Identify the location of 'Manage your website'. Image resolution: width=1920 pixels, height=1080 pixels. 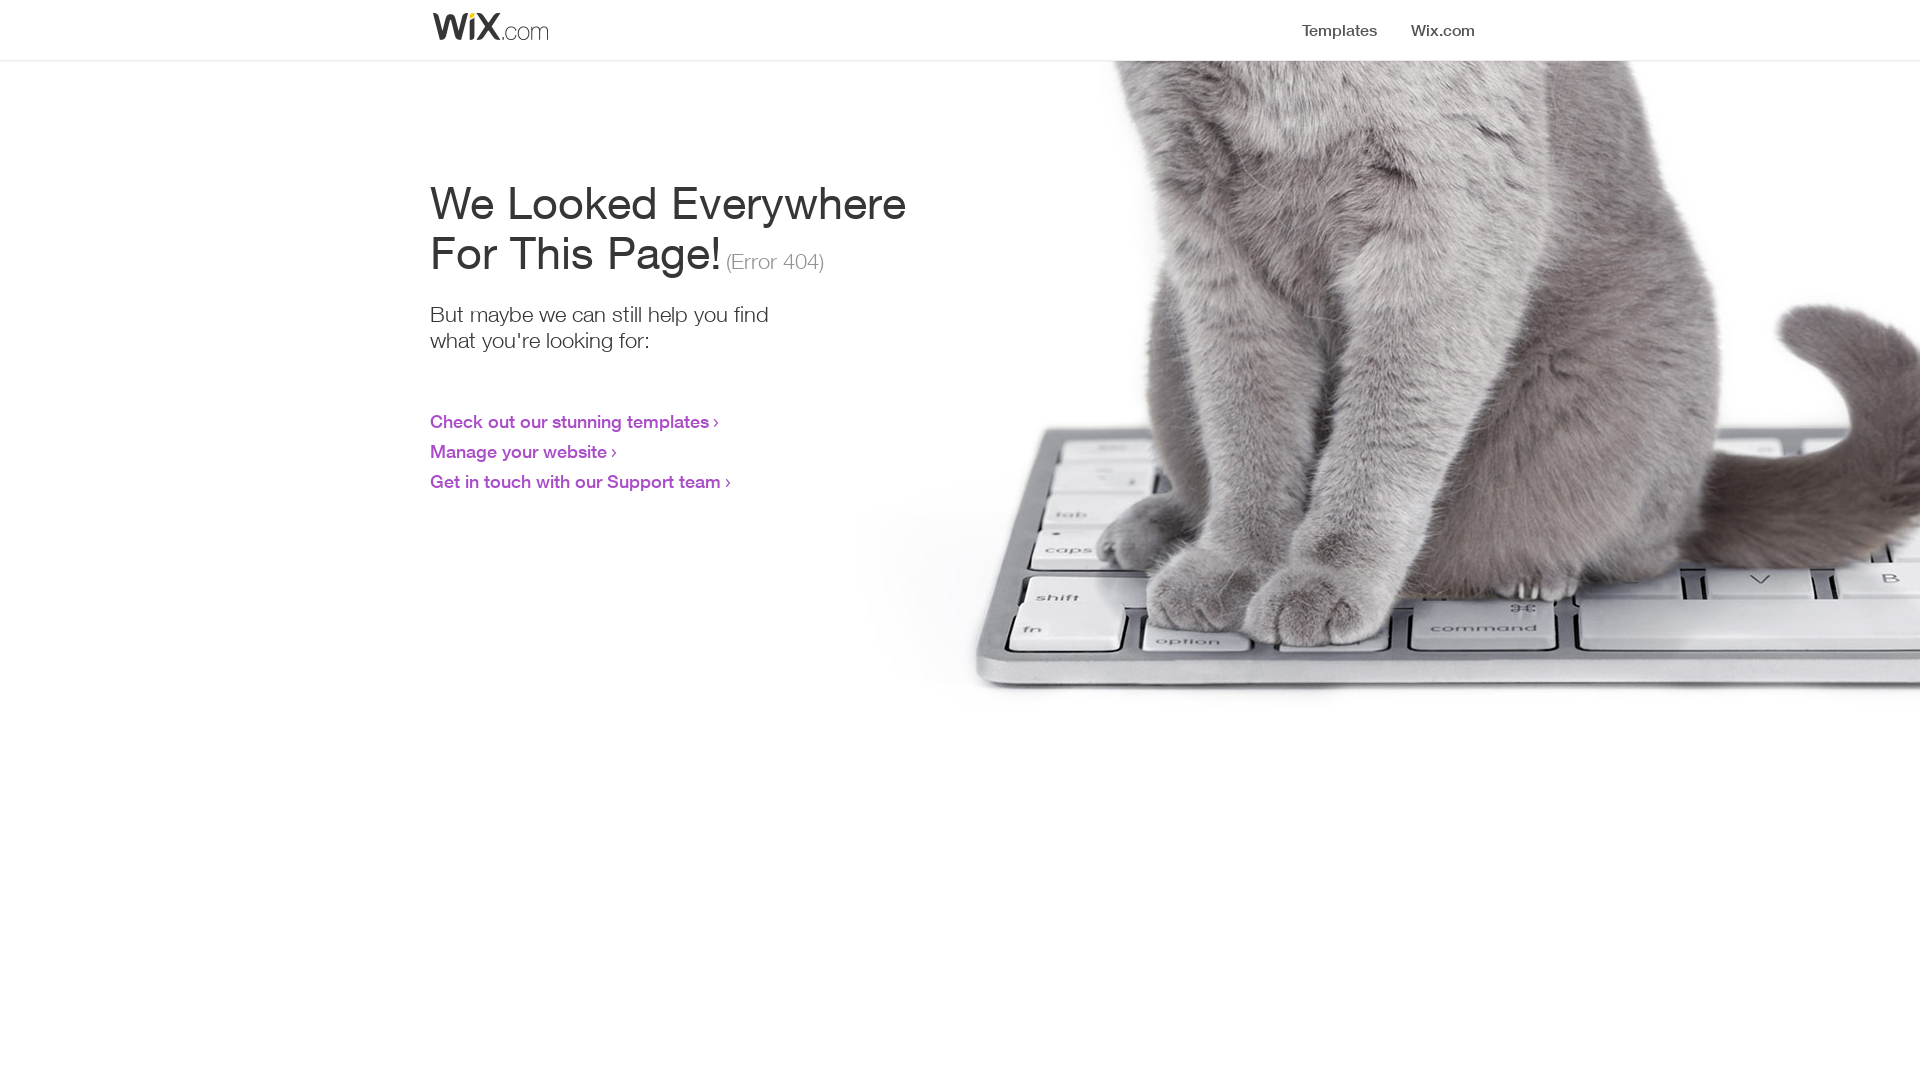
(518, 451).